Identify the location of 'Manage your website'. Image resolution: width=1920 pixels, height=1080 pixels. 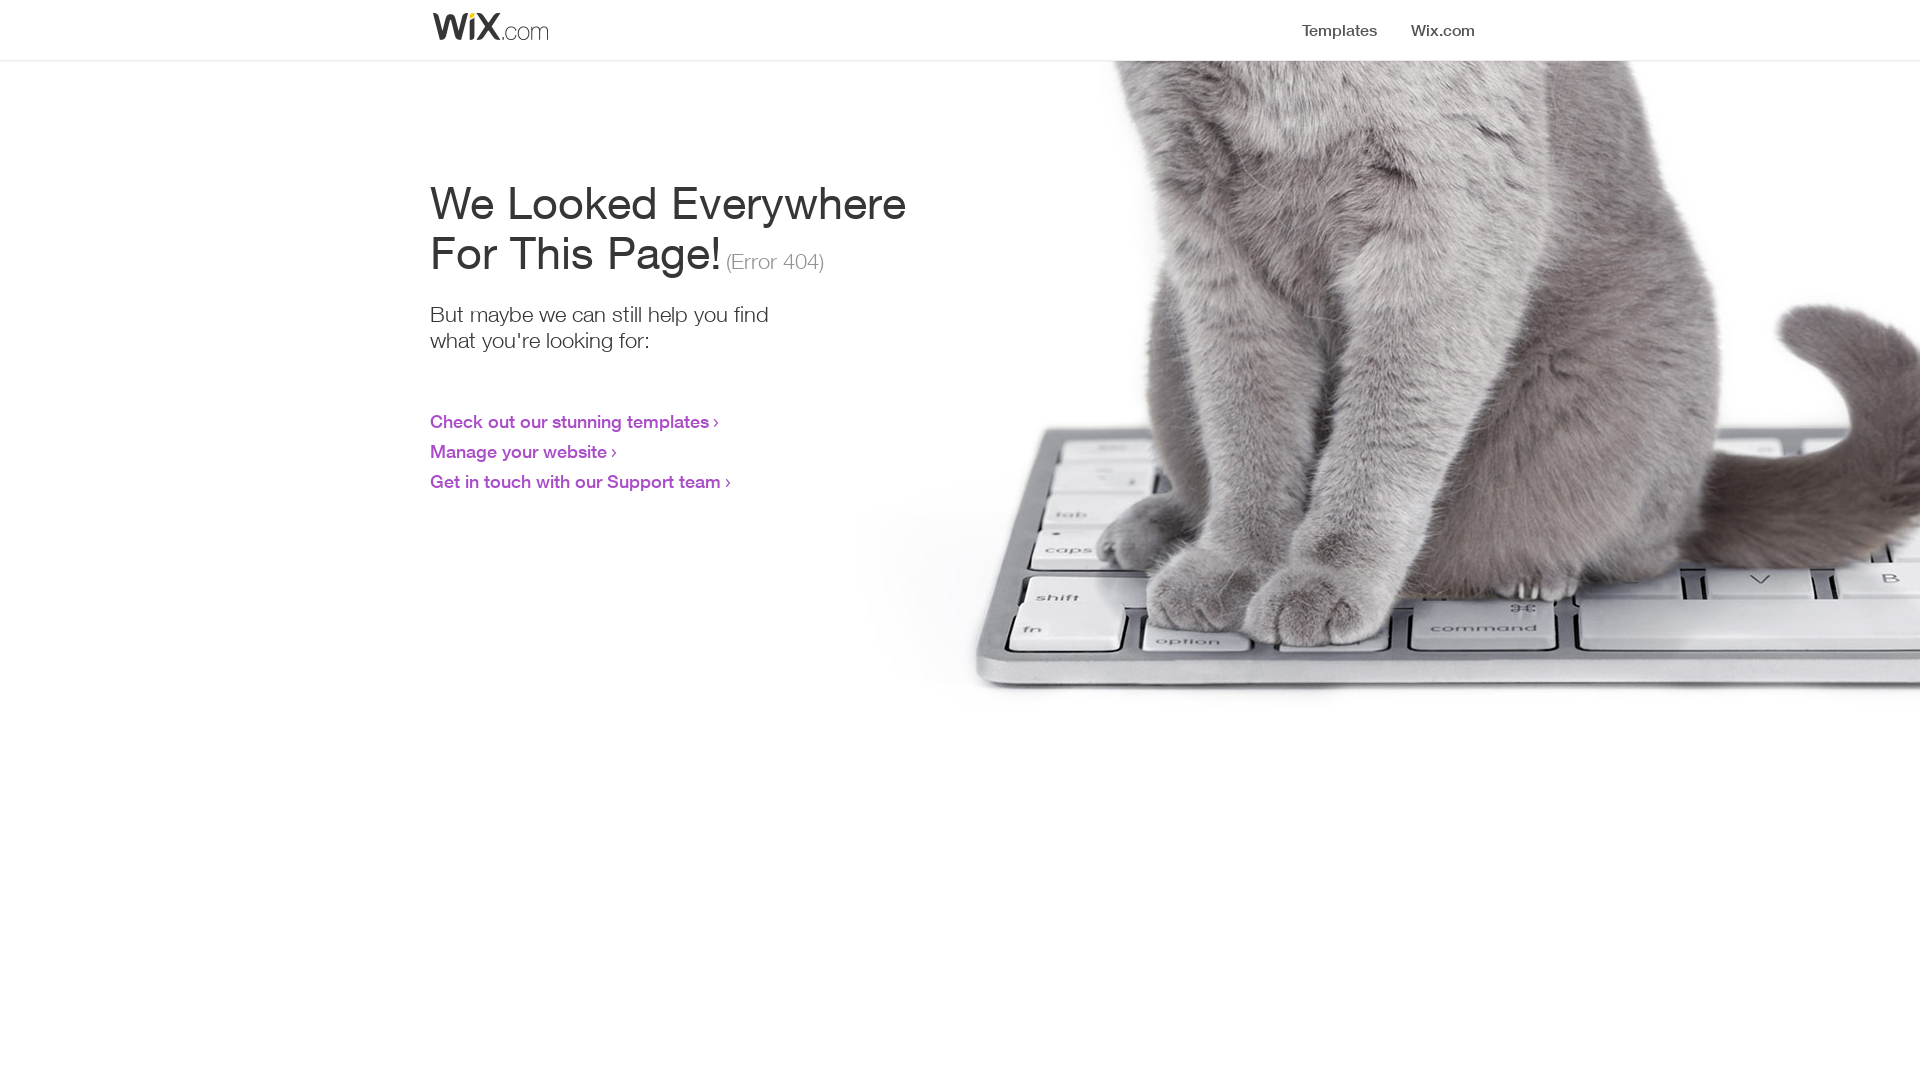
(518, 451).